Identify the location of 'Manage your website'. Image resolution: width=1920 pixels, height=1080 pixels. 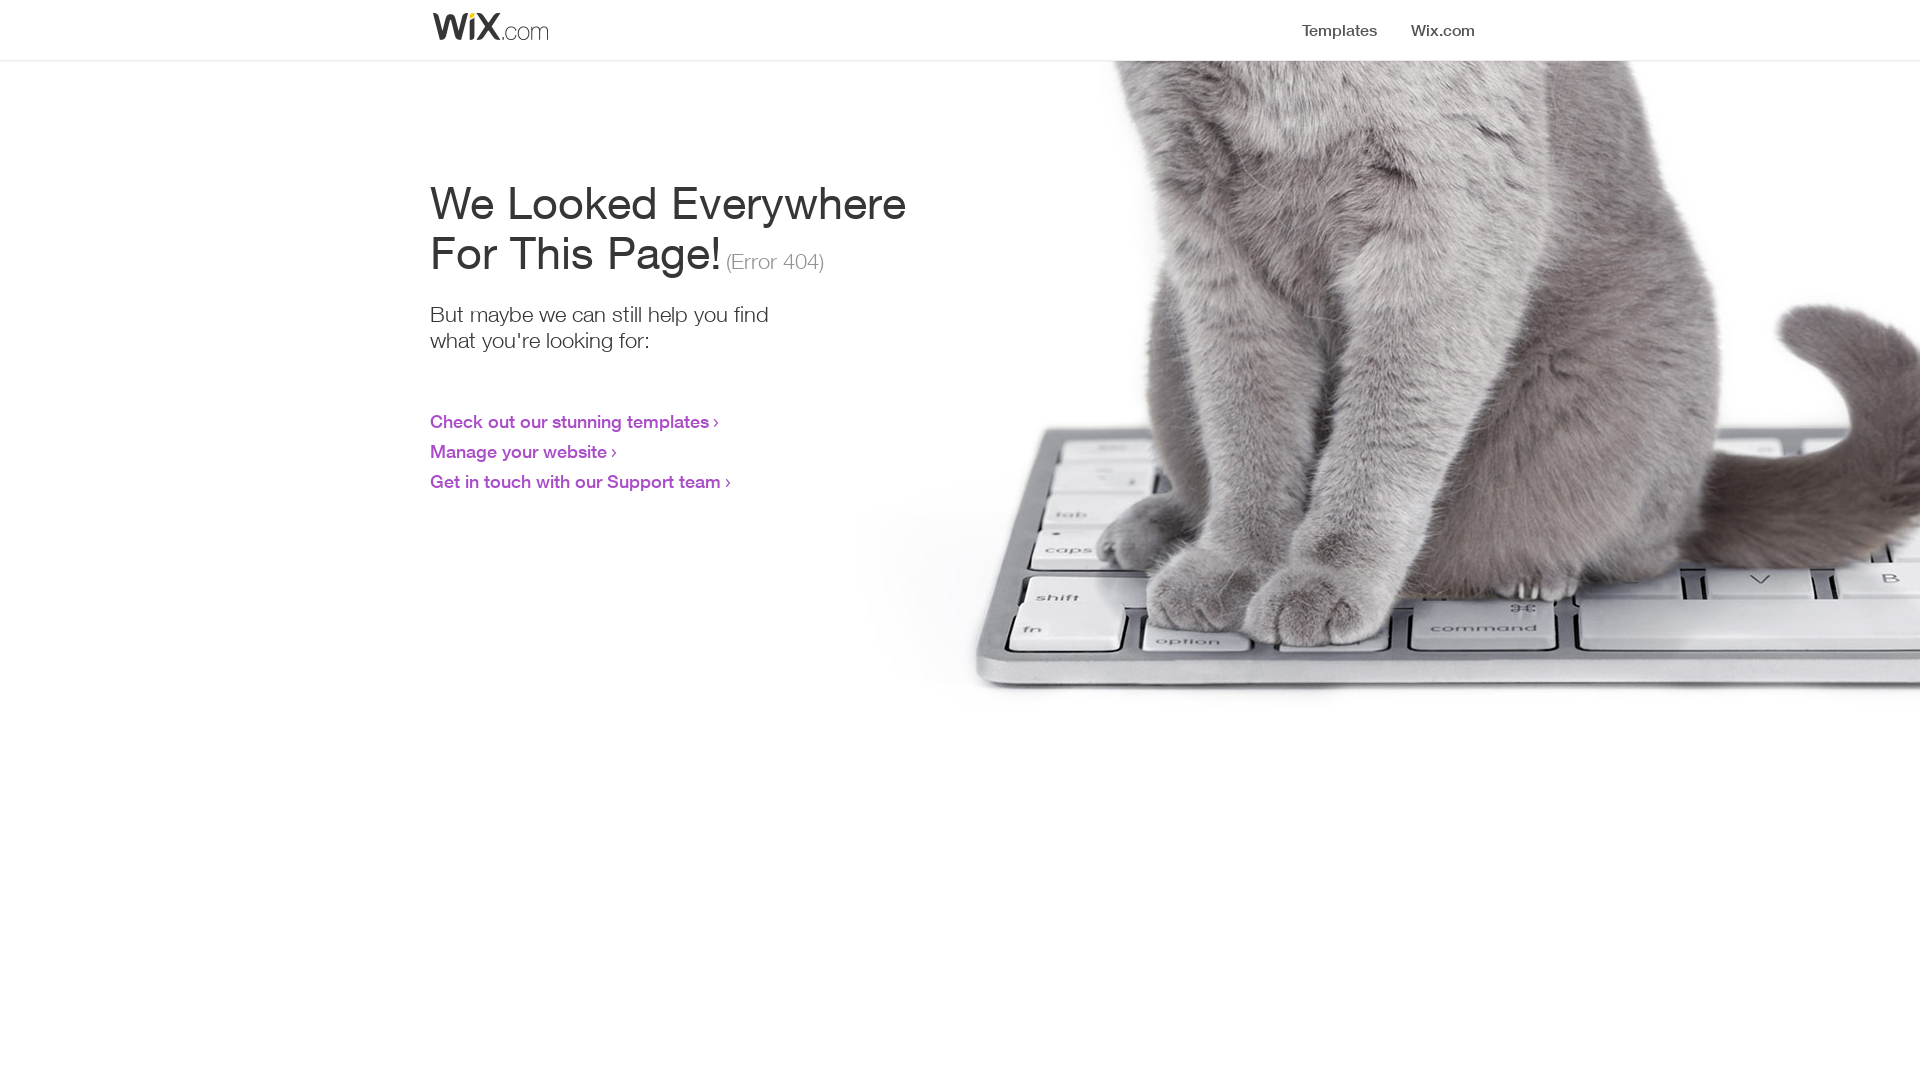
(518, 451).